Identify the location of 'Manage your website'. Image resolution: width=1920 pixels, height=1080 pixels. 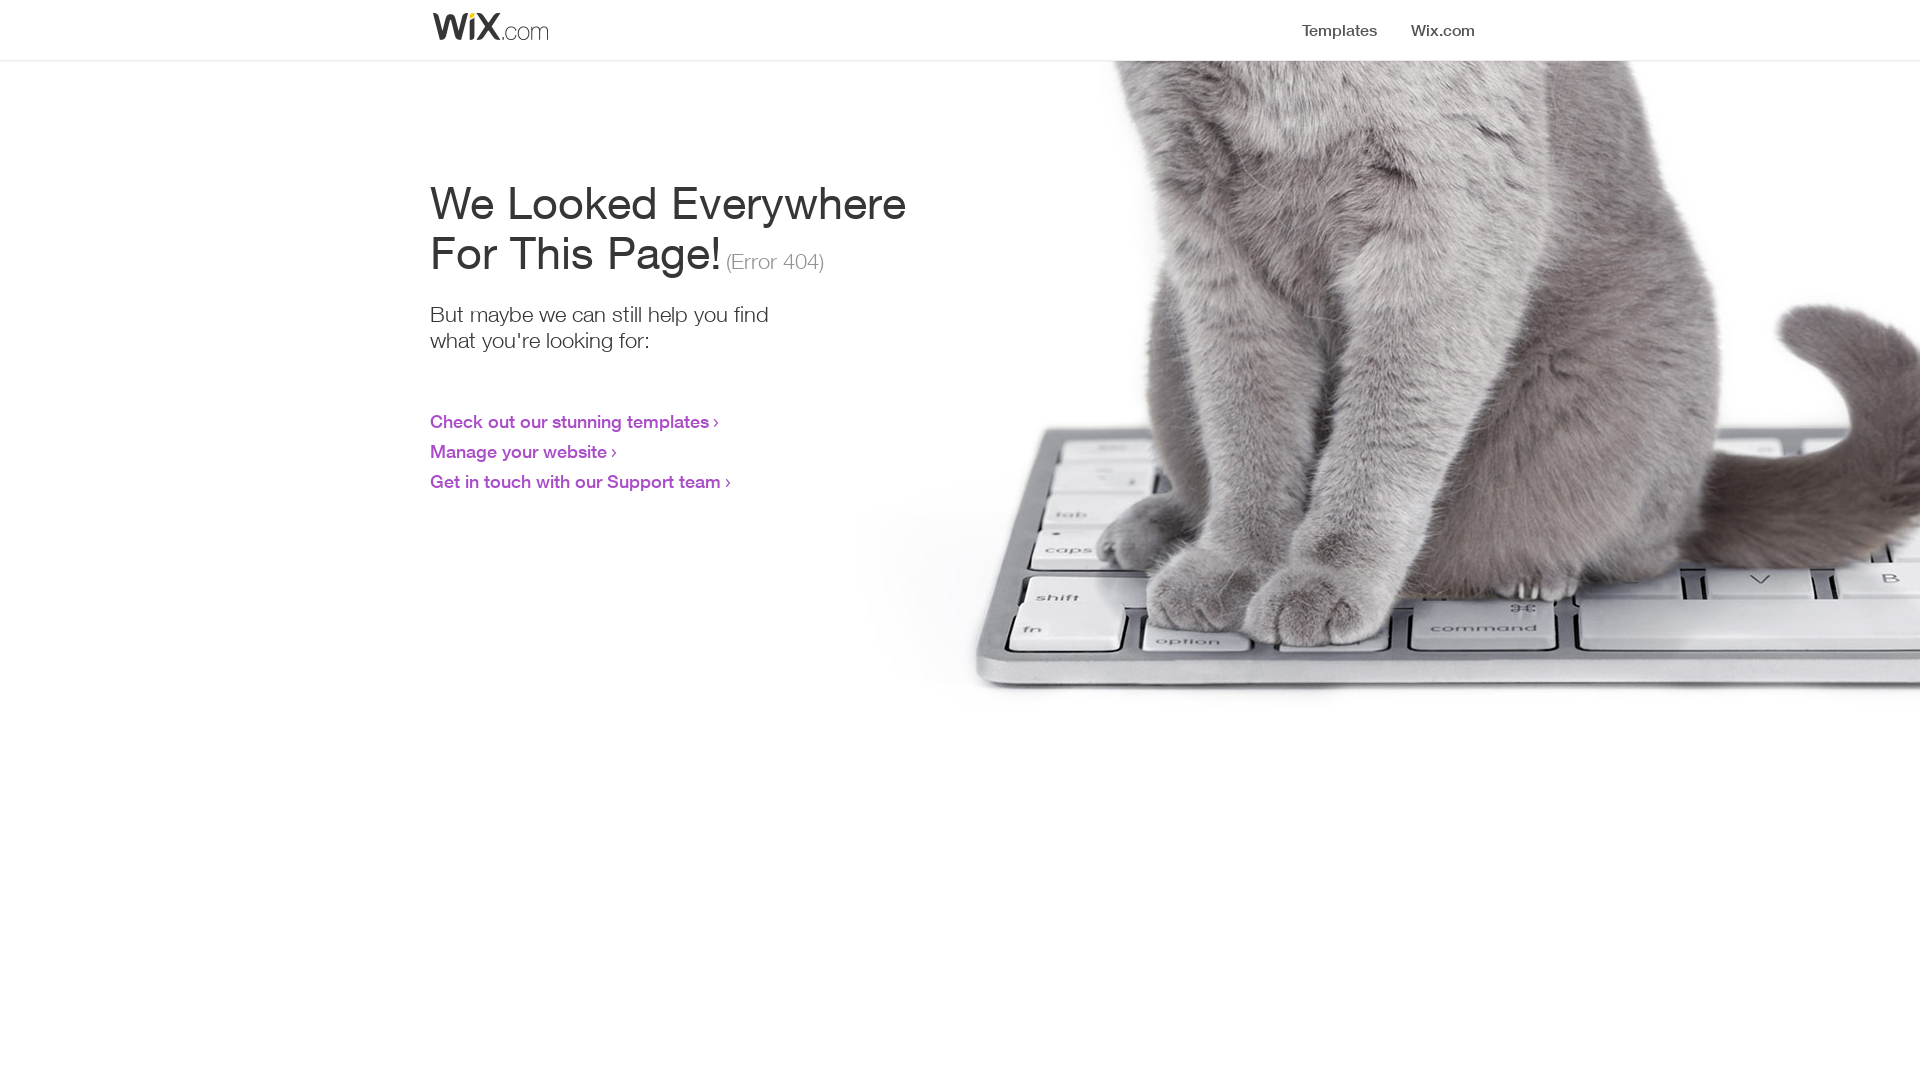
(518, 451).